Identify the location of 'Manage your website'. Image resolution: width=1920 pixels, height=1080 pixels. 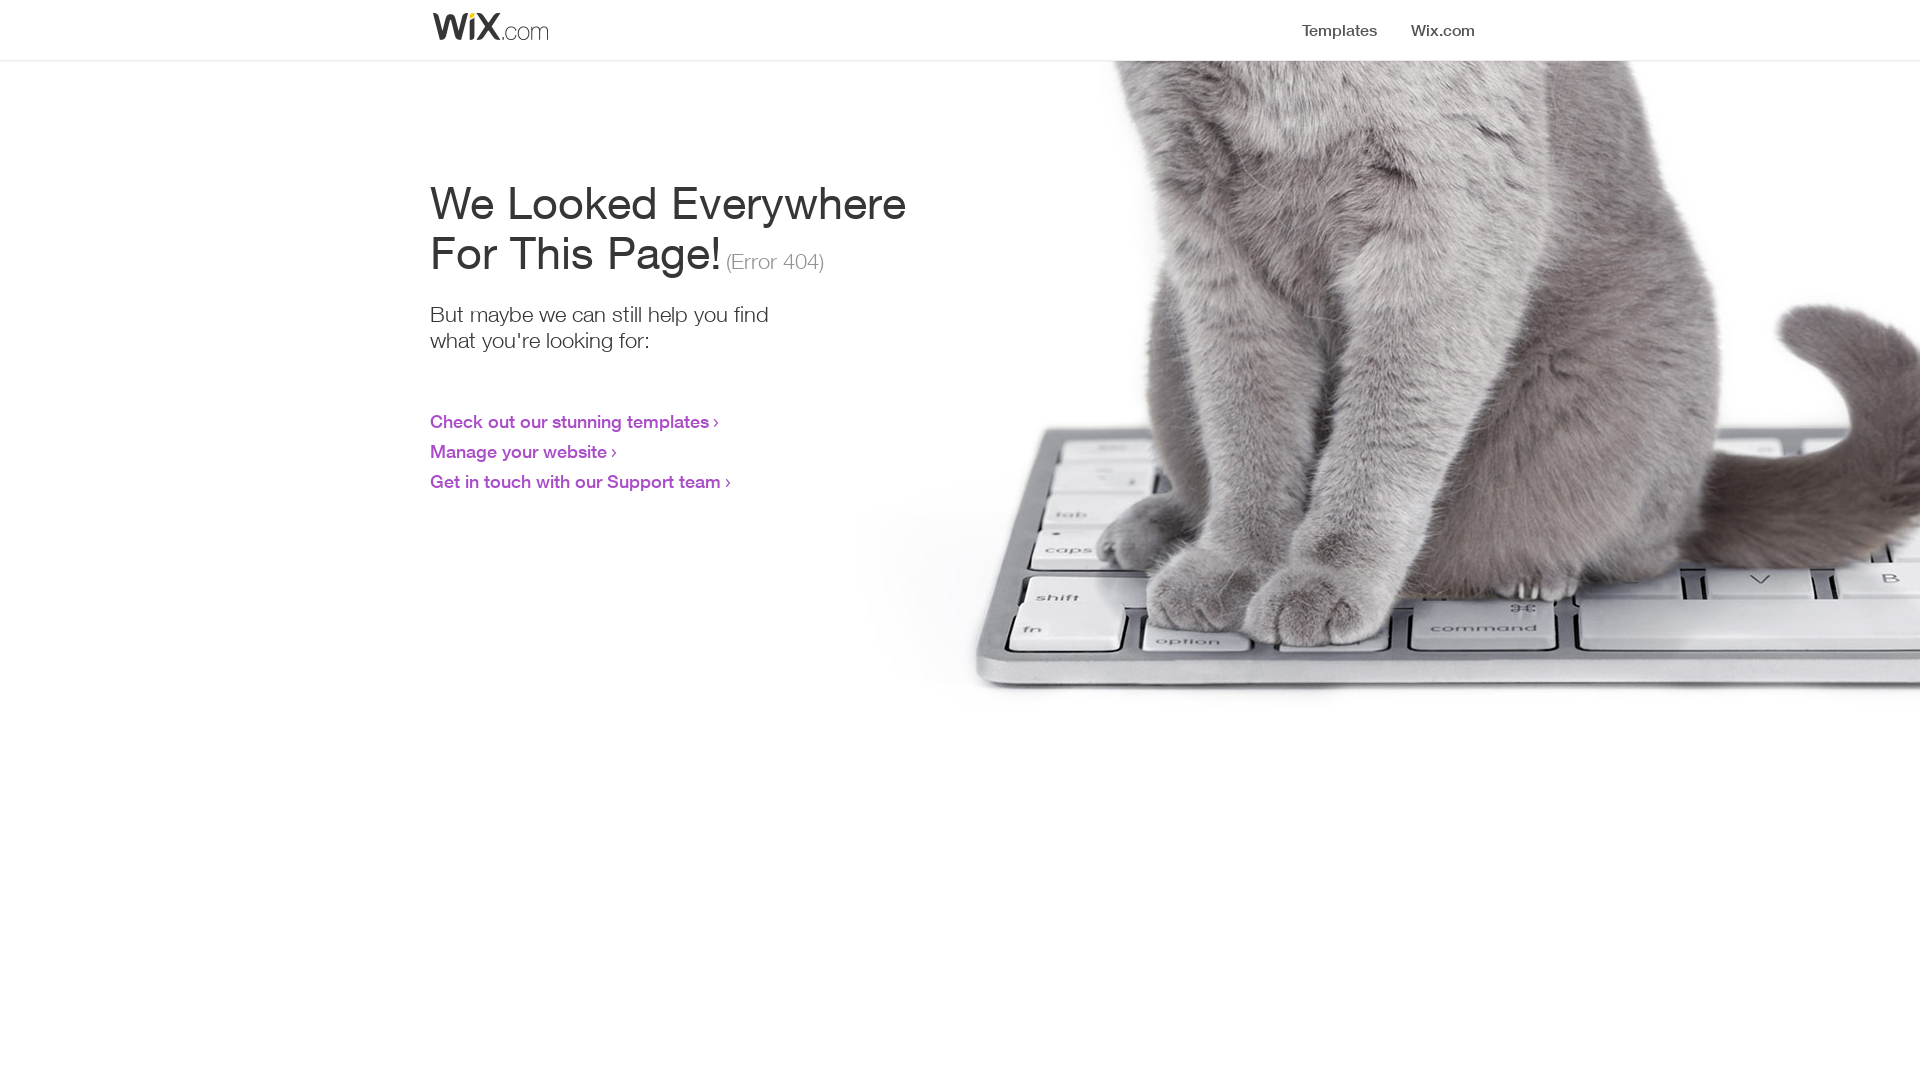
(518, 451).